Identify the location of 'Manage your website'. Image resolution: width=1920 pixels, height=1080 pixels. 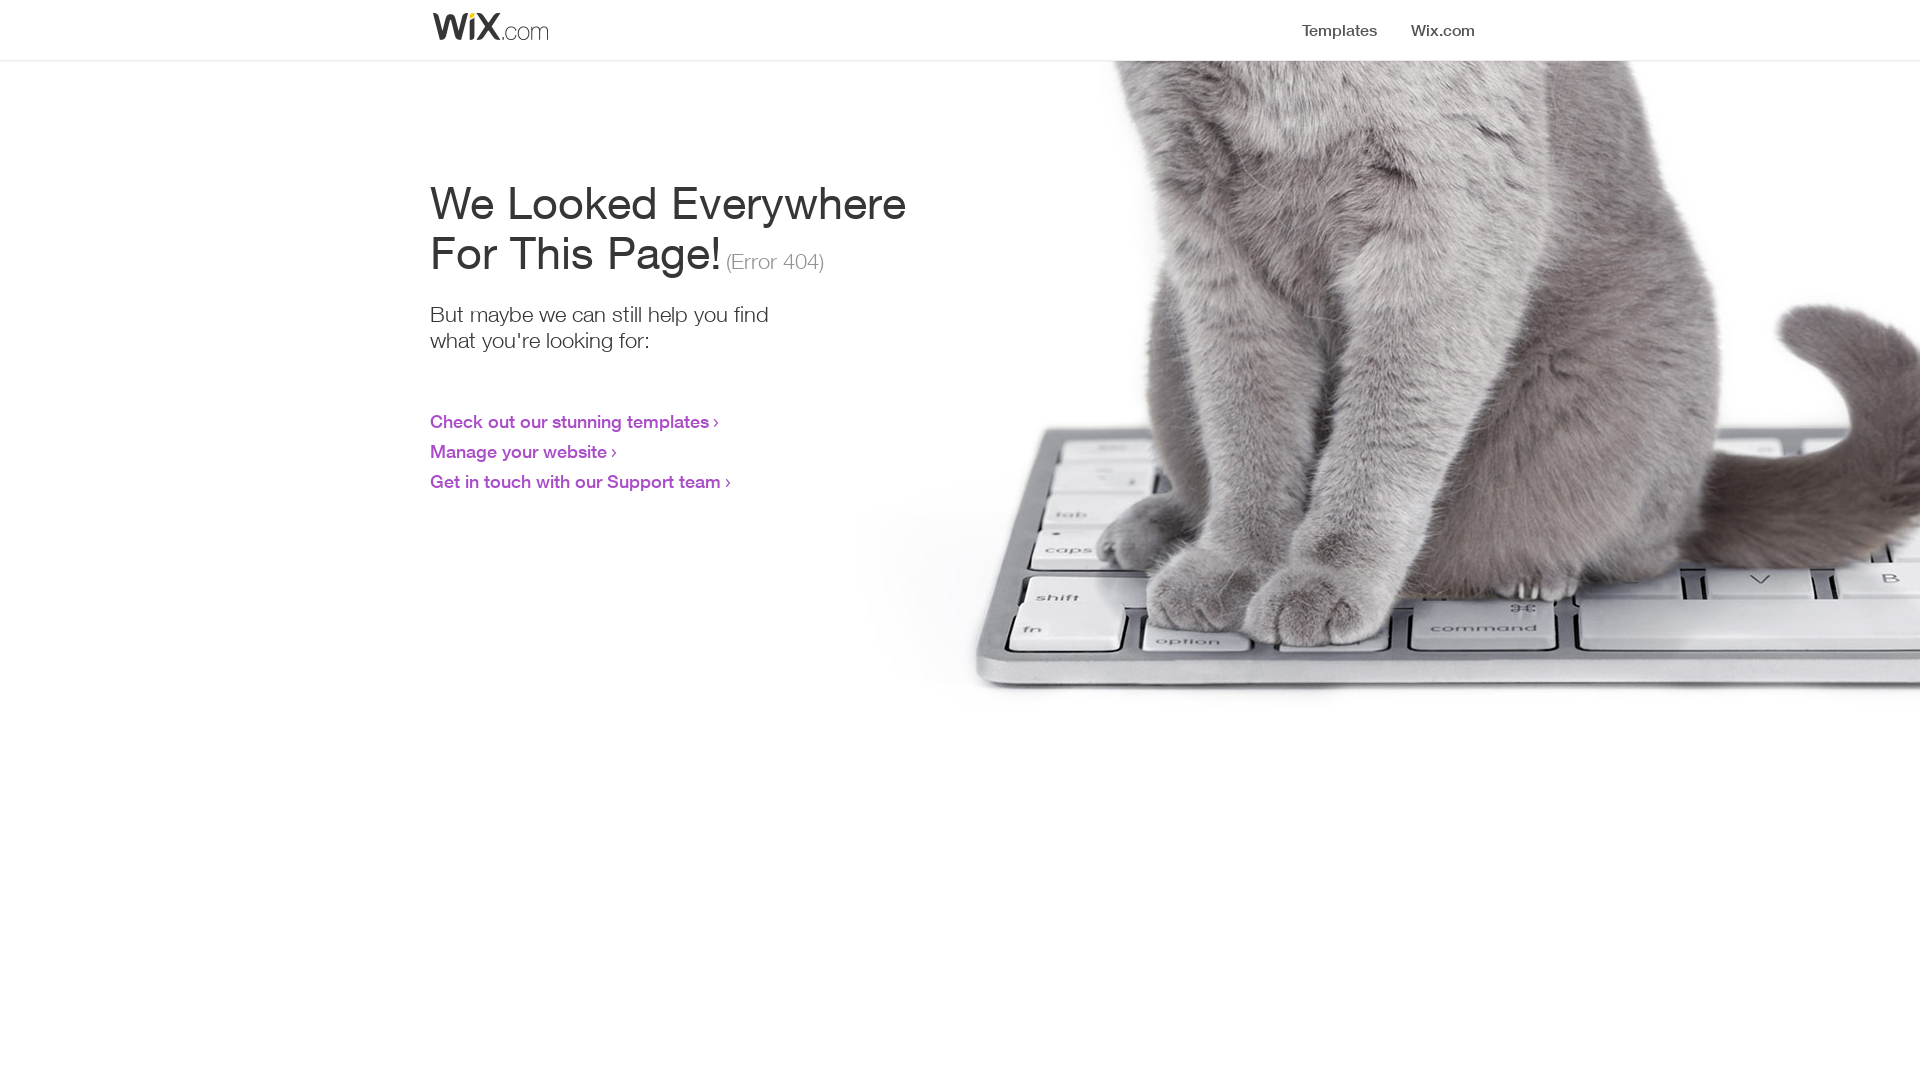
(518, 451).